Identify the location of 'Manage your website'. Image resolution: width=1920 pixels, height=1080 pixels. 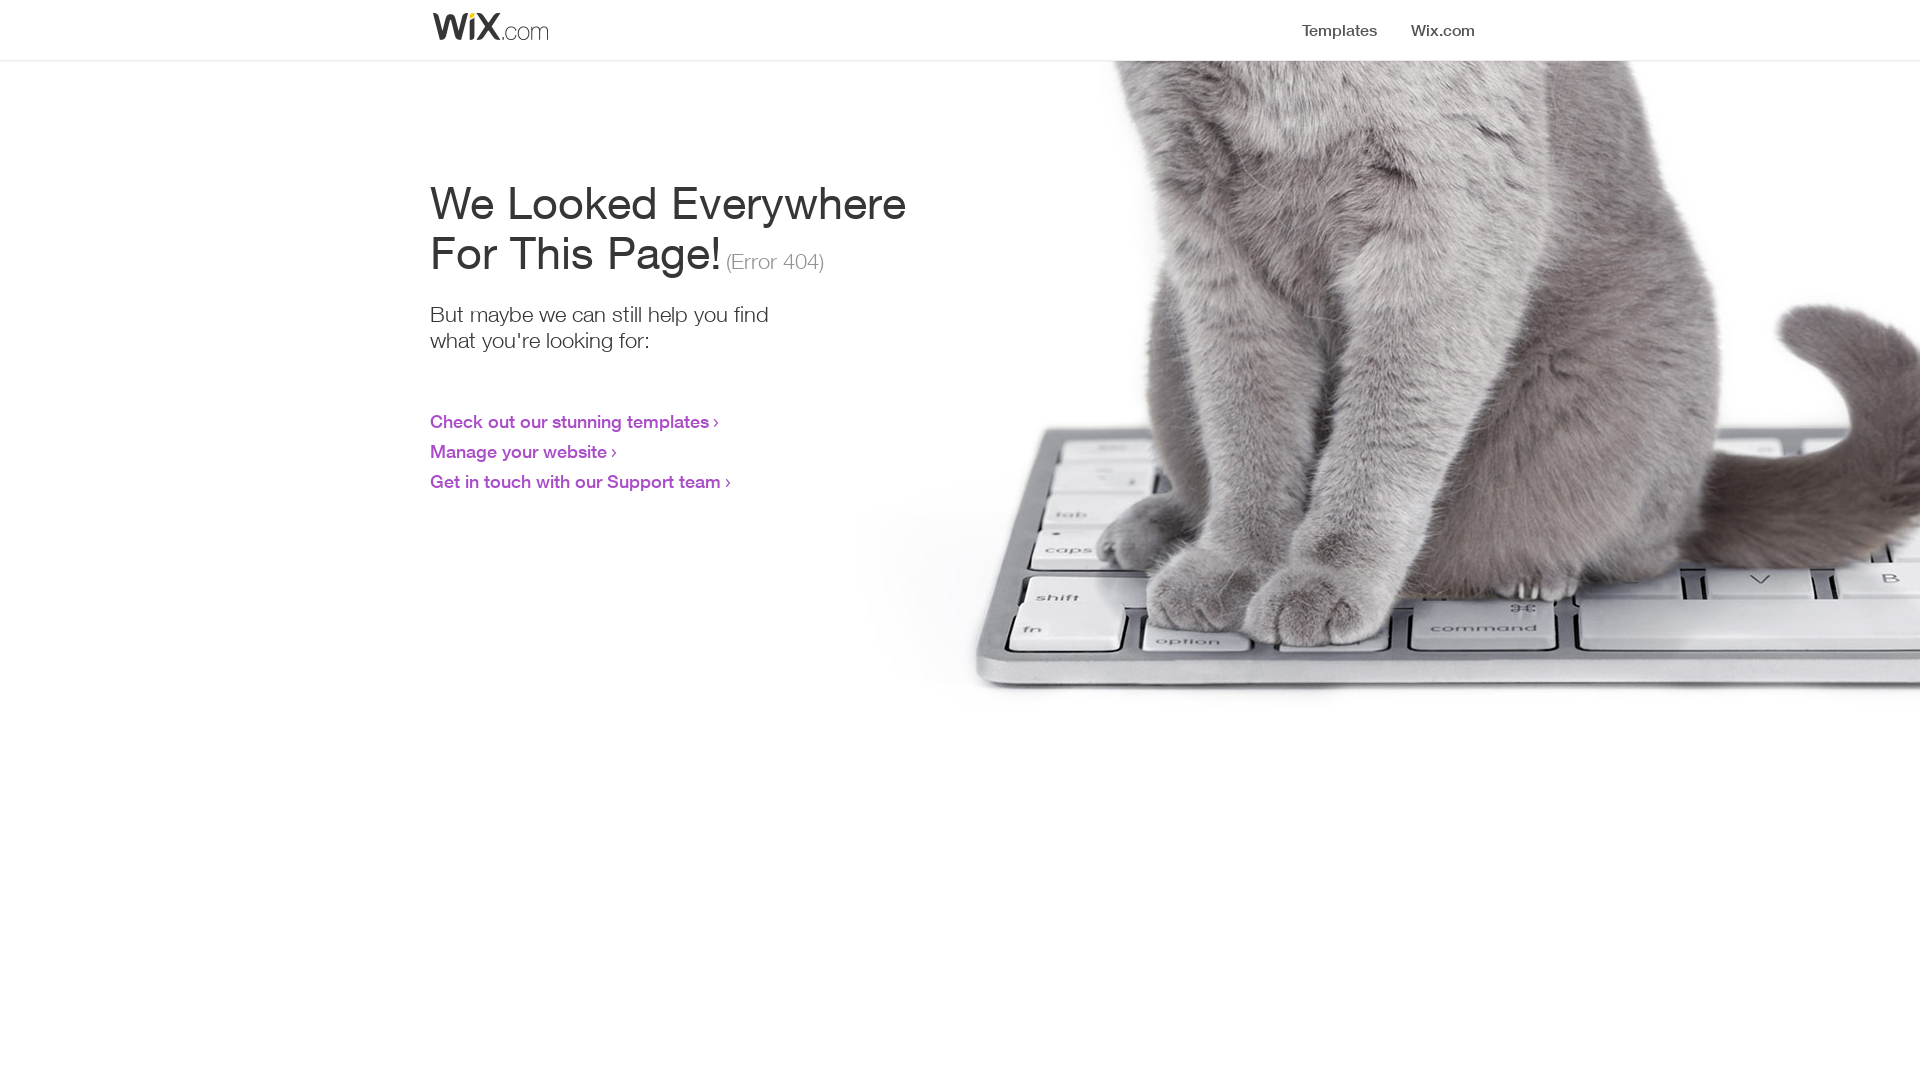
(518, 451).